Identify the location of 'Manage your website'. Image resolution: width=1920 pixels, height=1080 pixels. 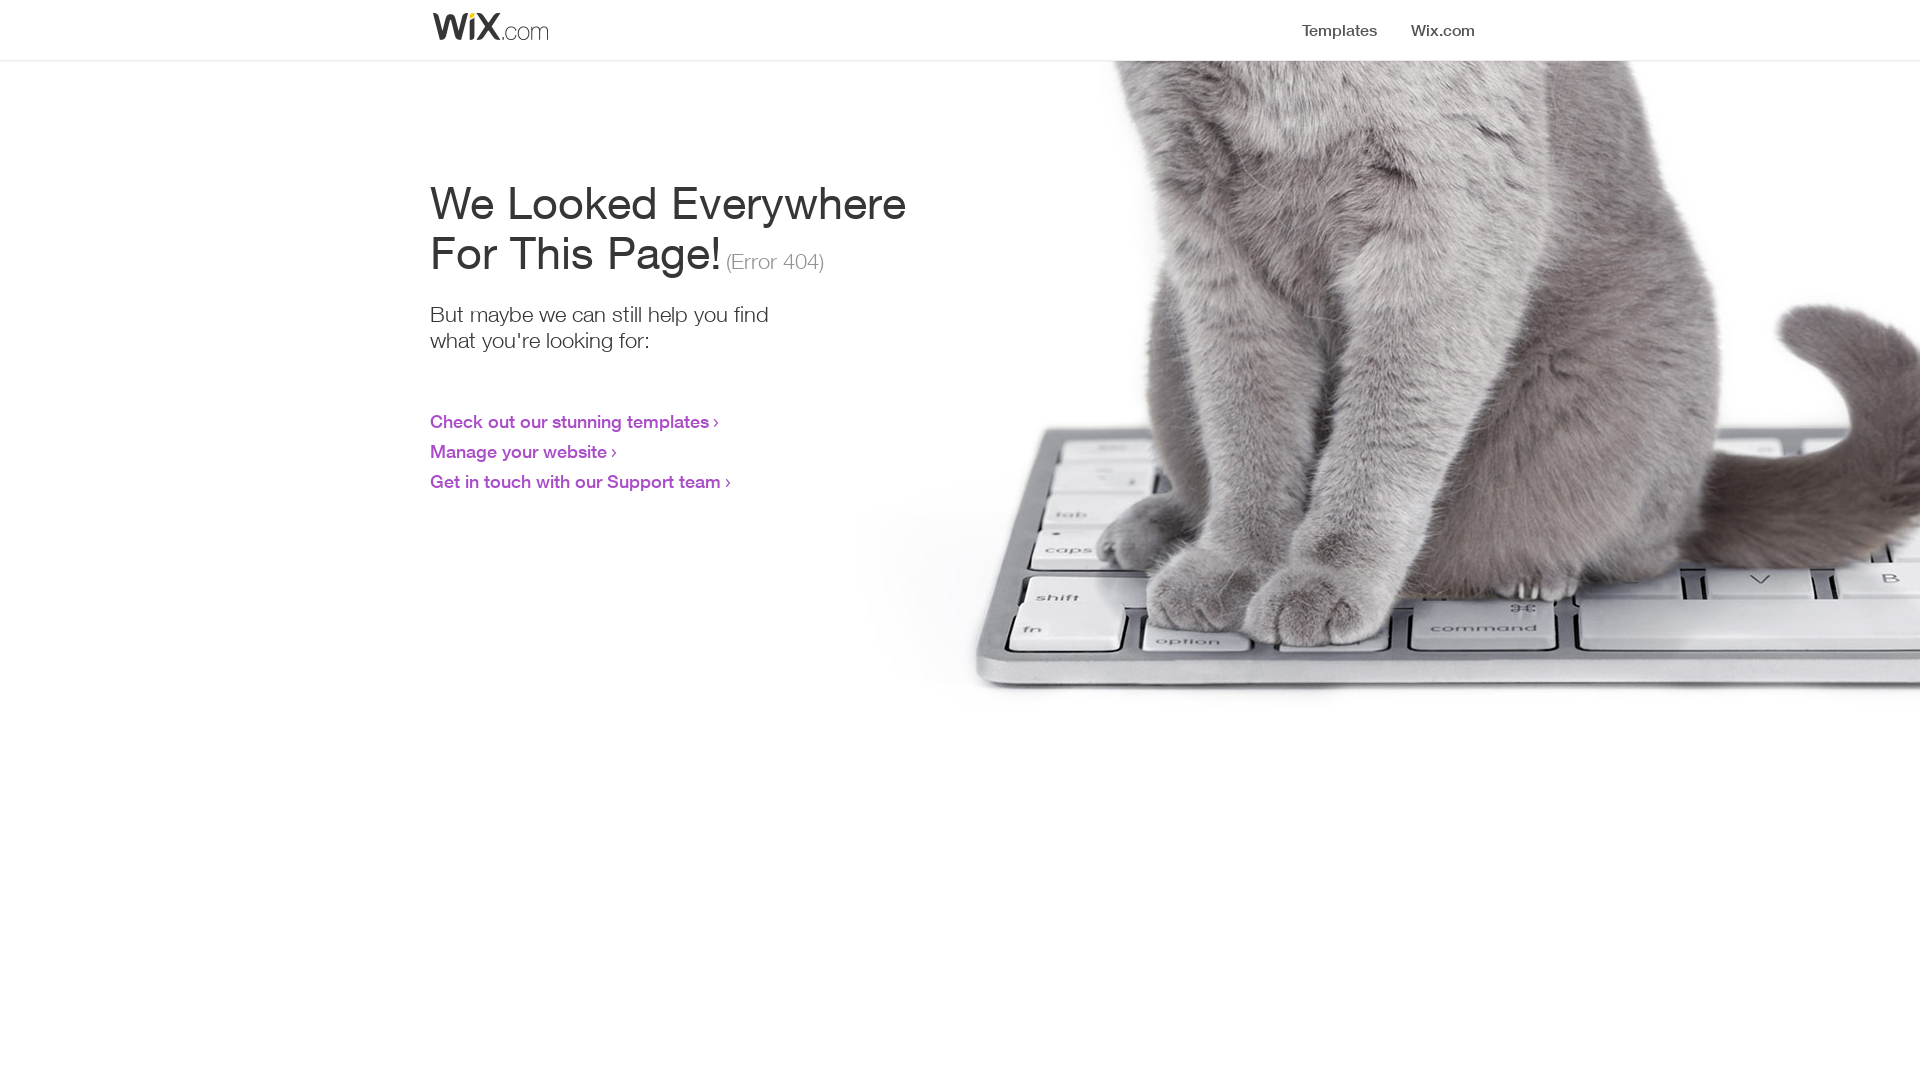
(518, 451).